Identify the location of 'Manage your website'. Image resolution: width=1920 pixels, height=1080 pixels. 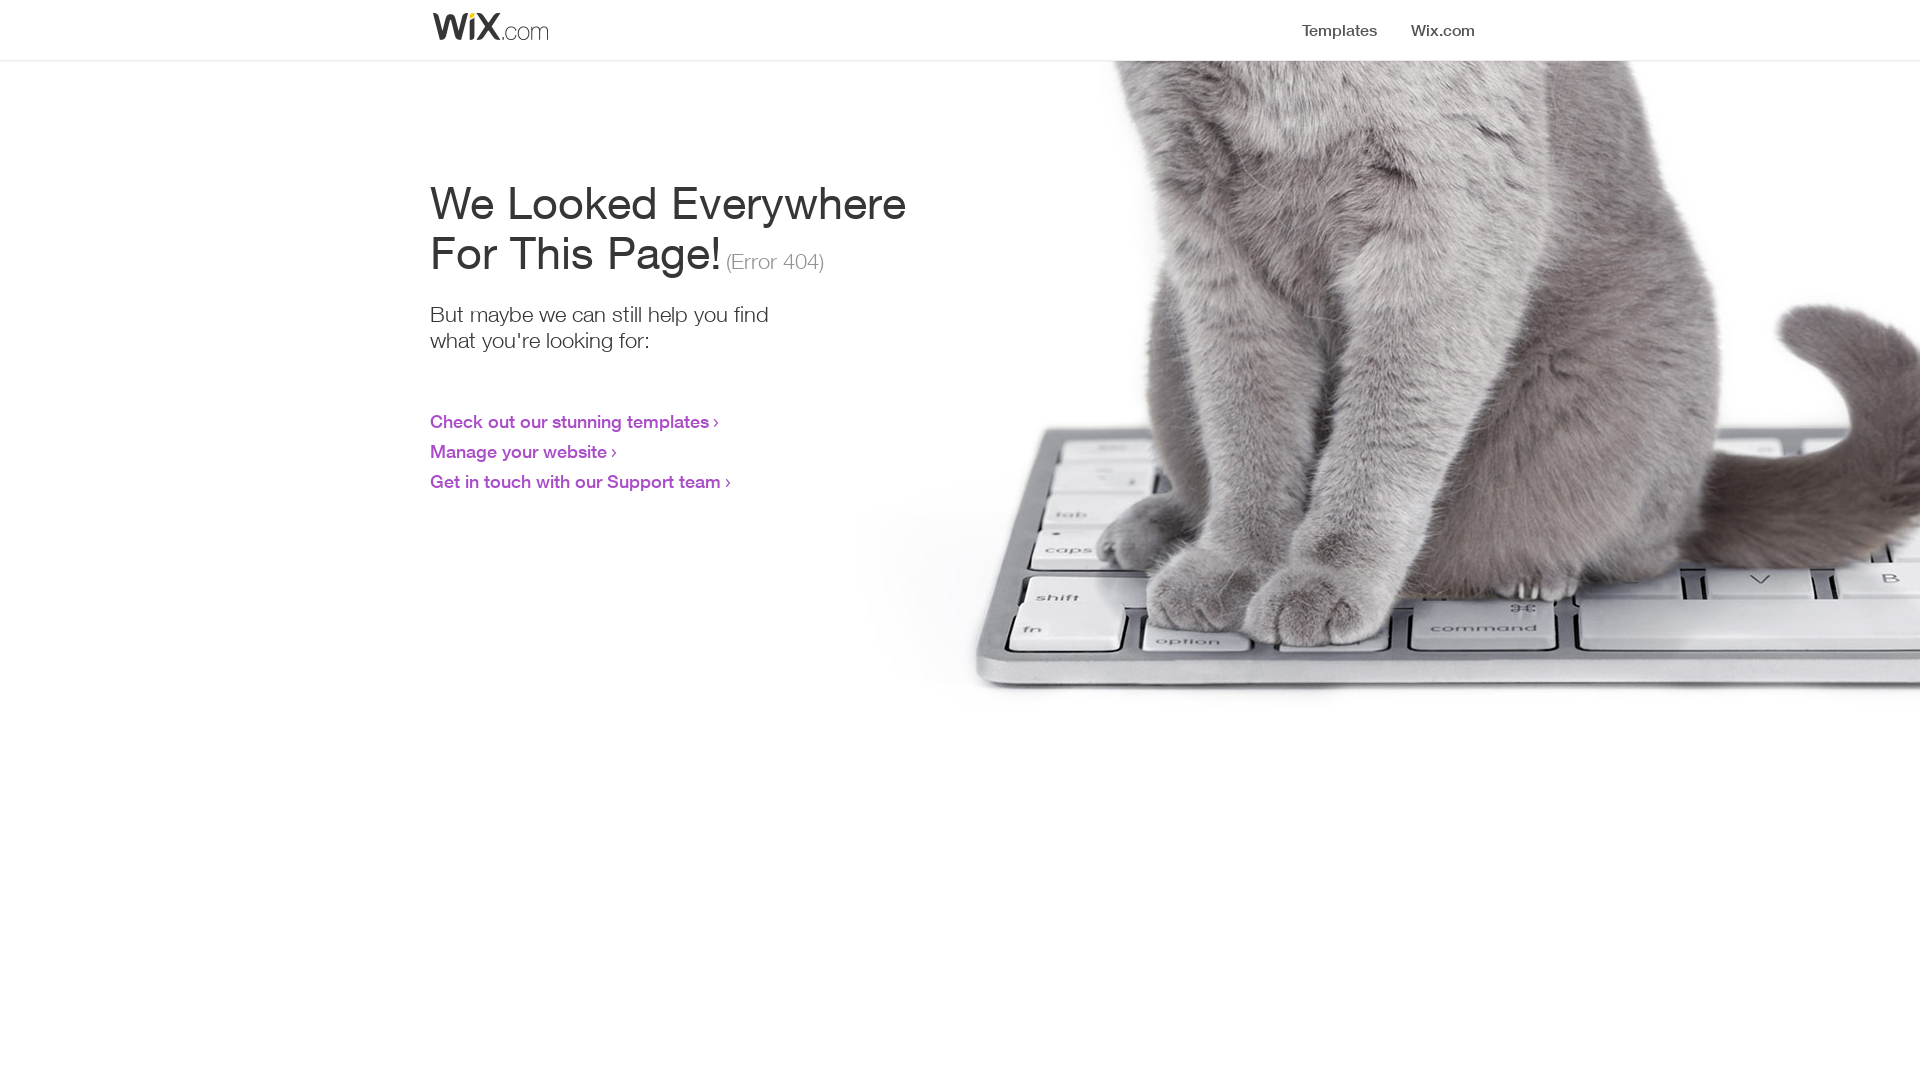
(518, 451).